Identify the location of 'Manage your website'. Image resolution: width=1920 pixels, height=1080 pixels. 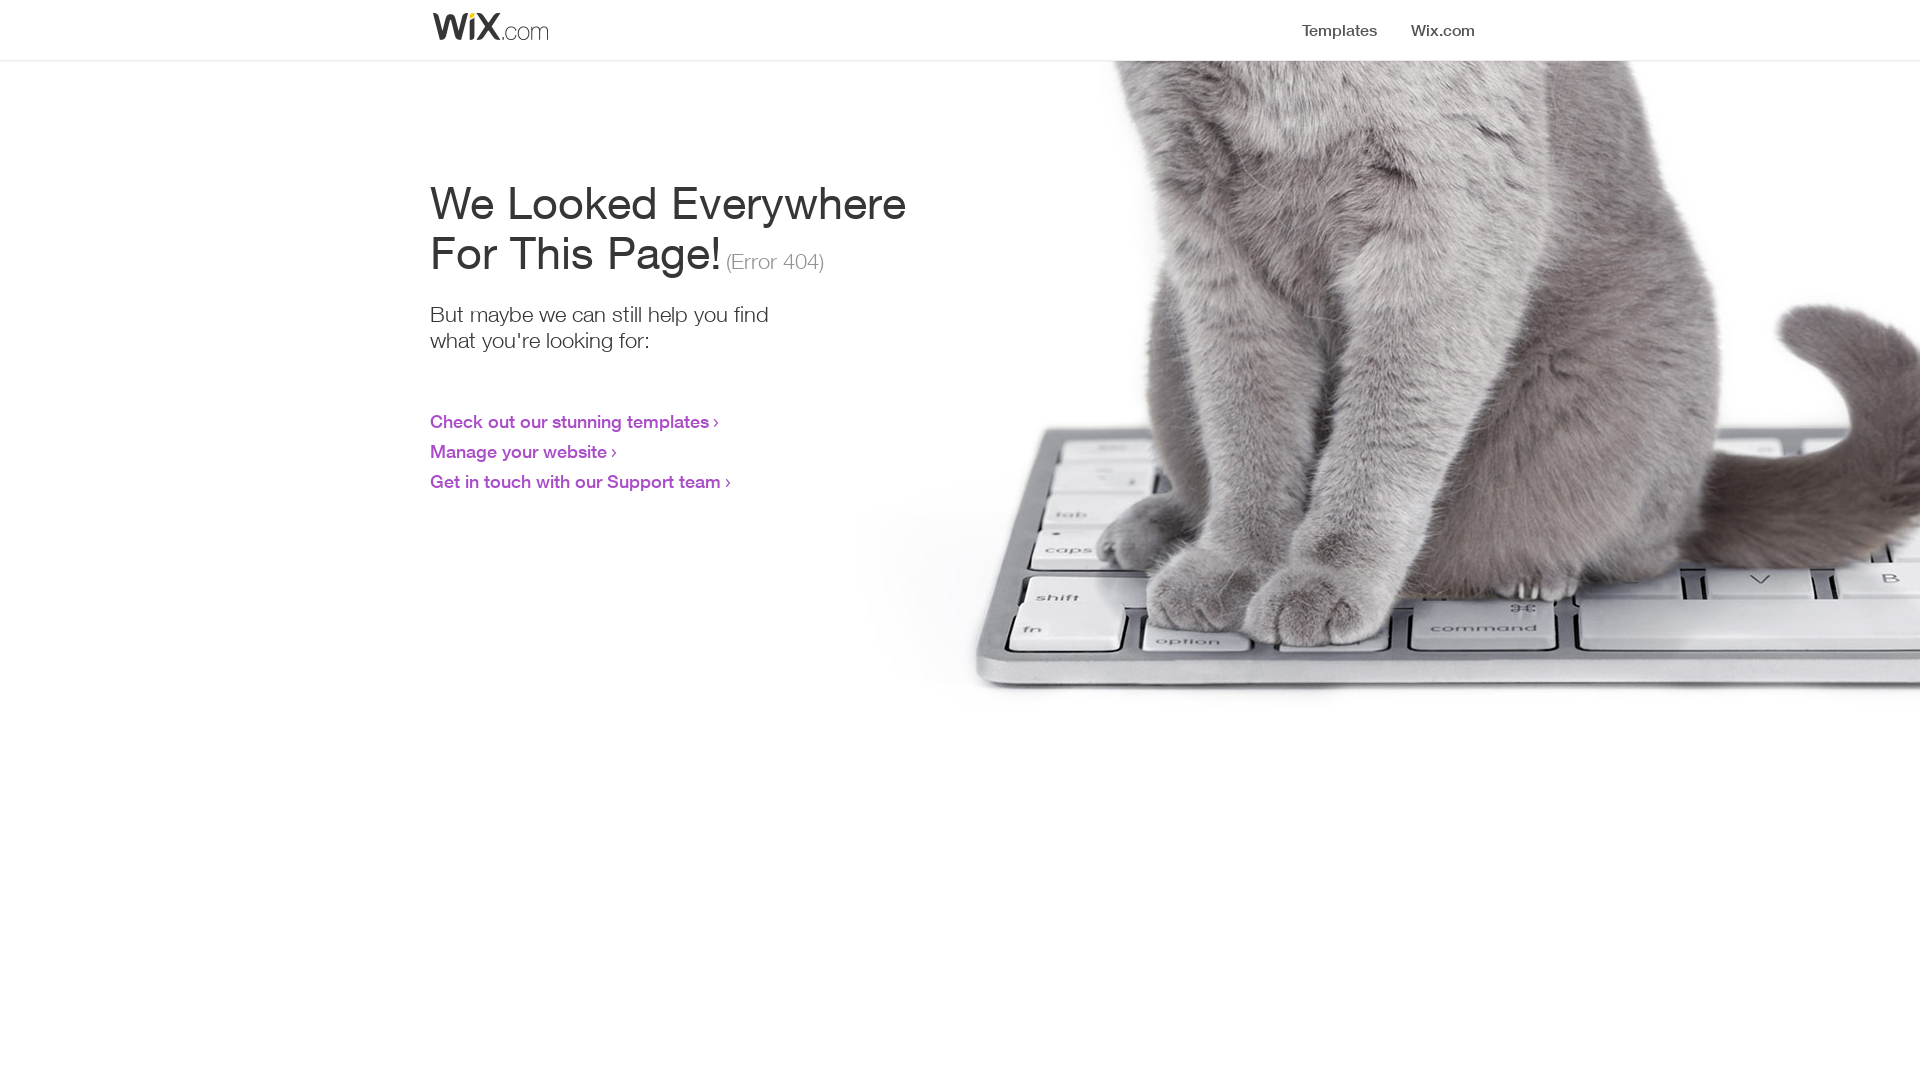
(518, 451).